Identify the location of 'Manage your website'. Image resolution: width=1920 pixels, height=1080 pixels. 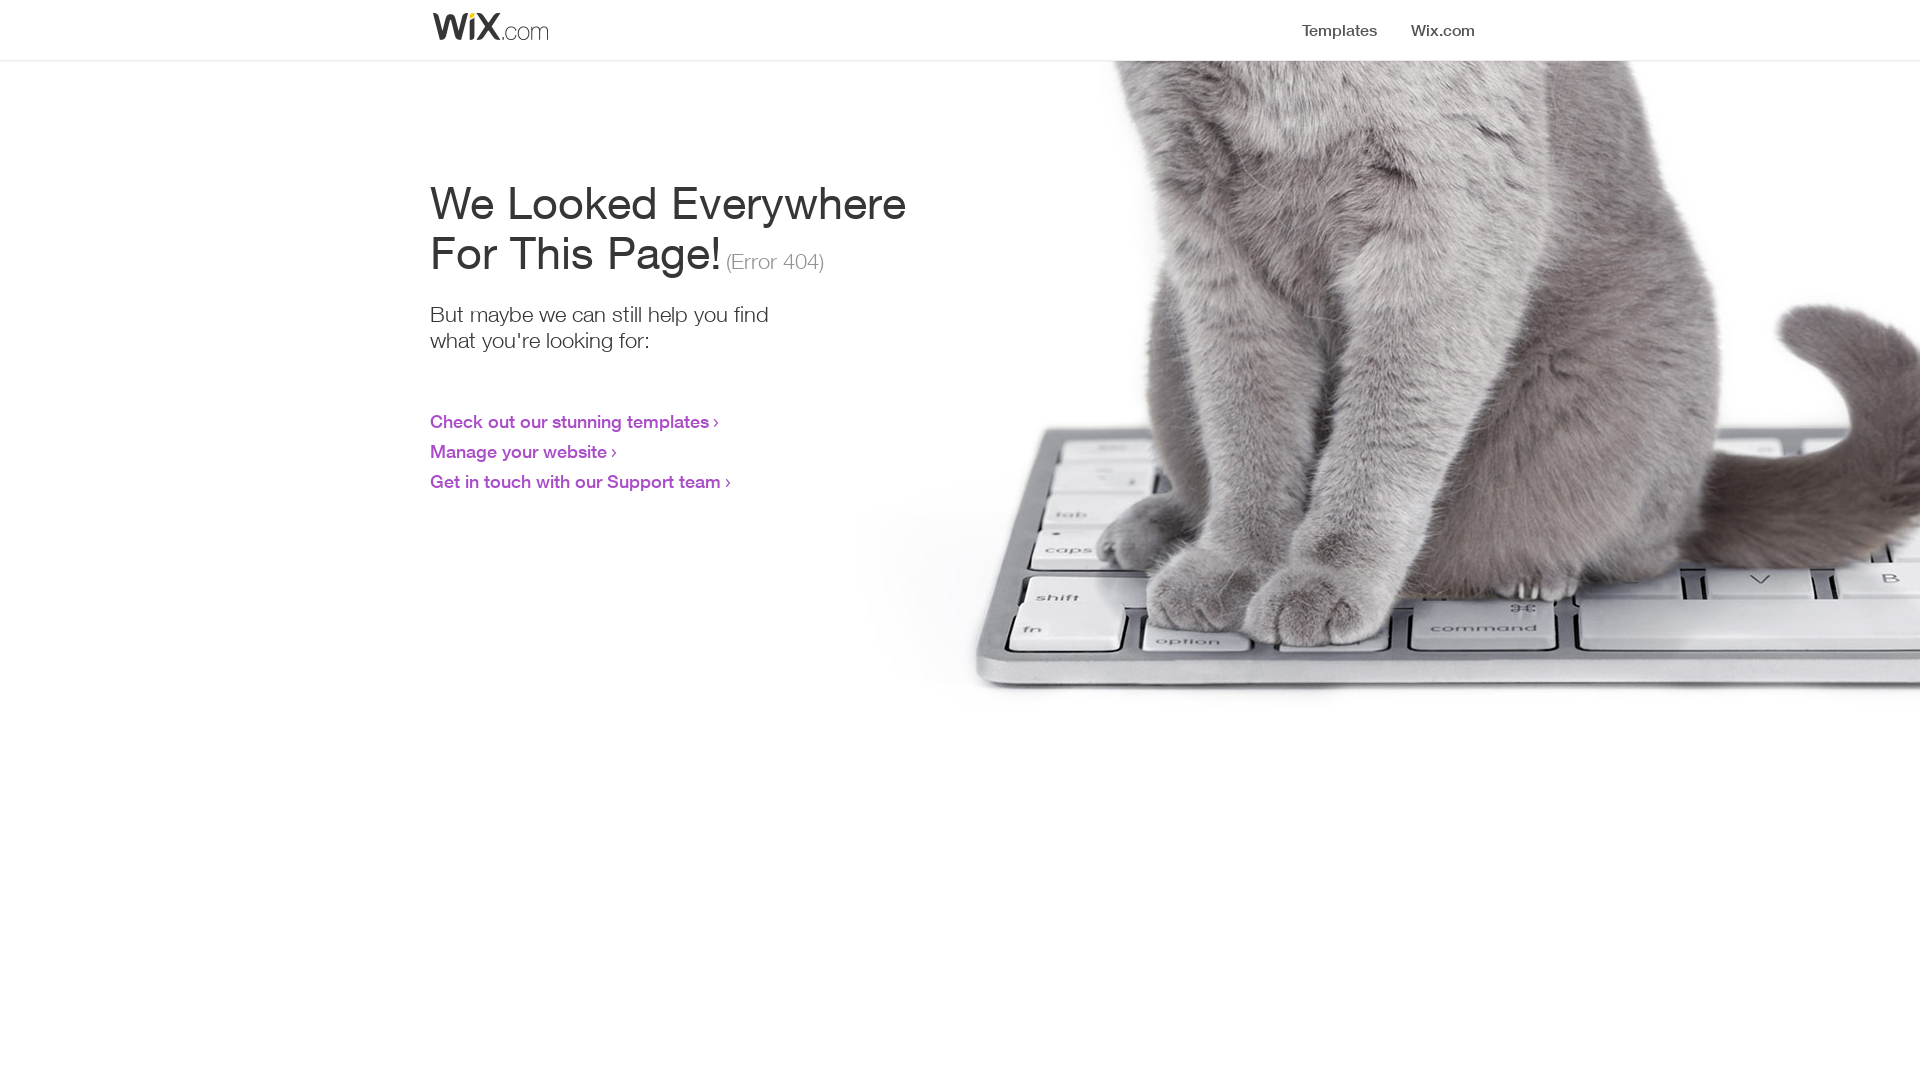
(518, 451).